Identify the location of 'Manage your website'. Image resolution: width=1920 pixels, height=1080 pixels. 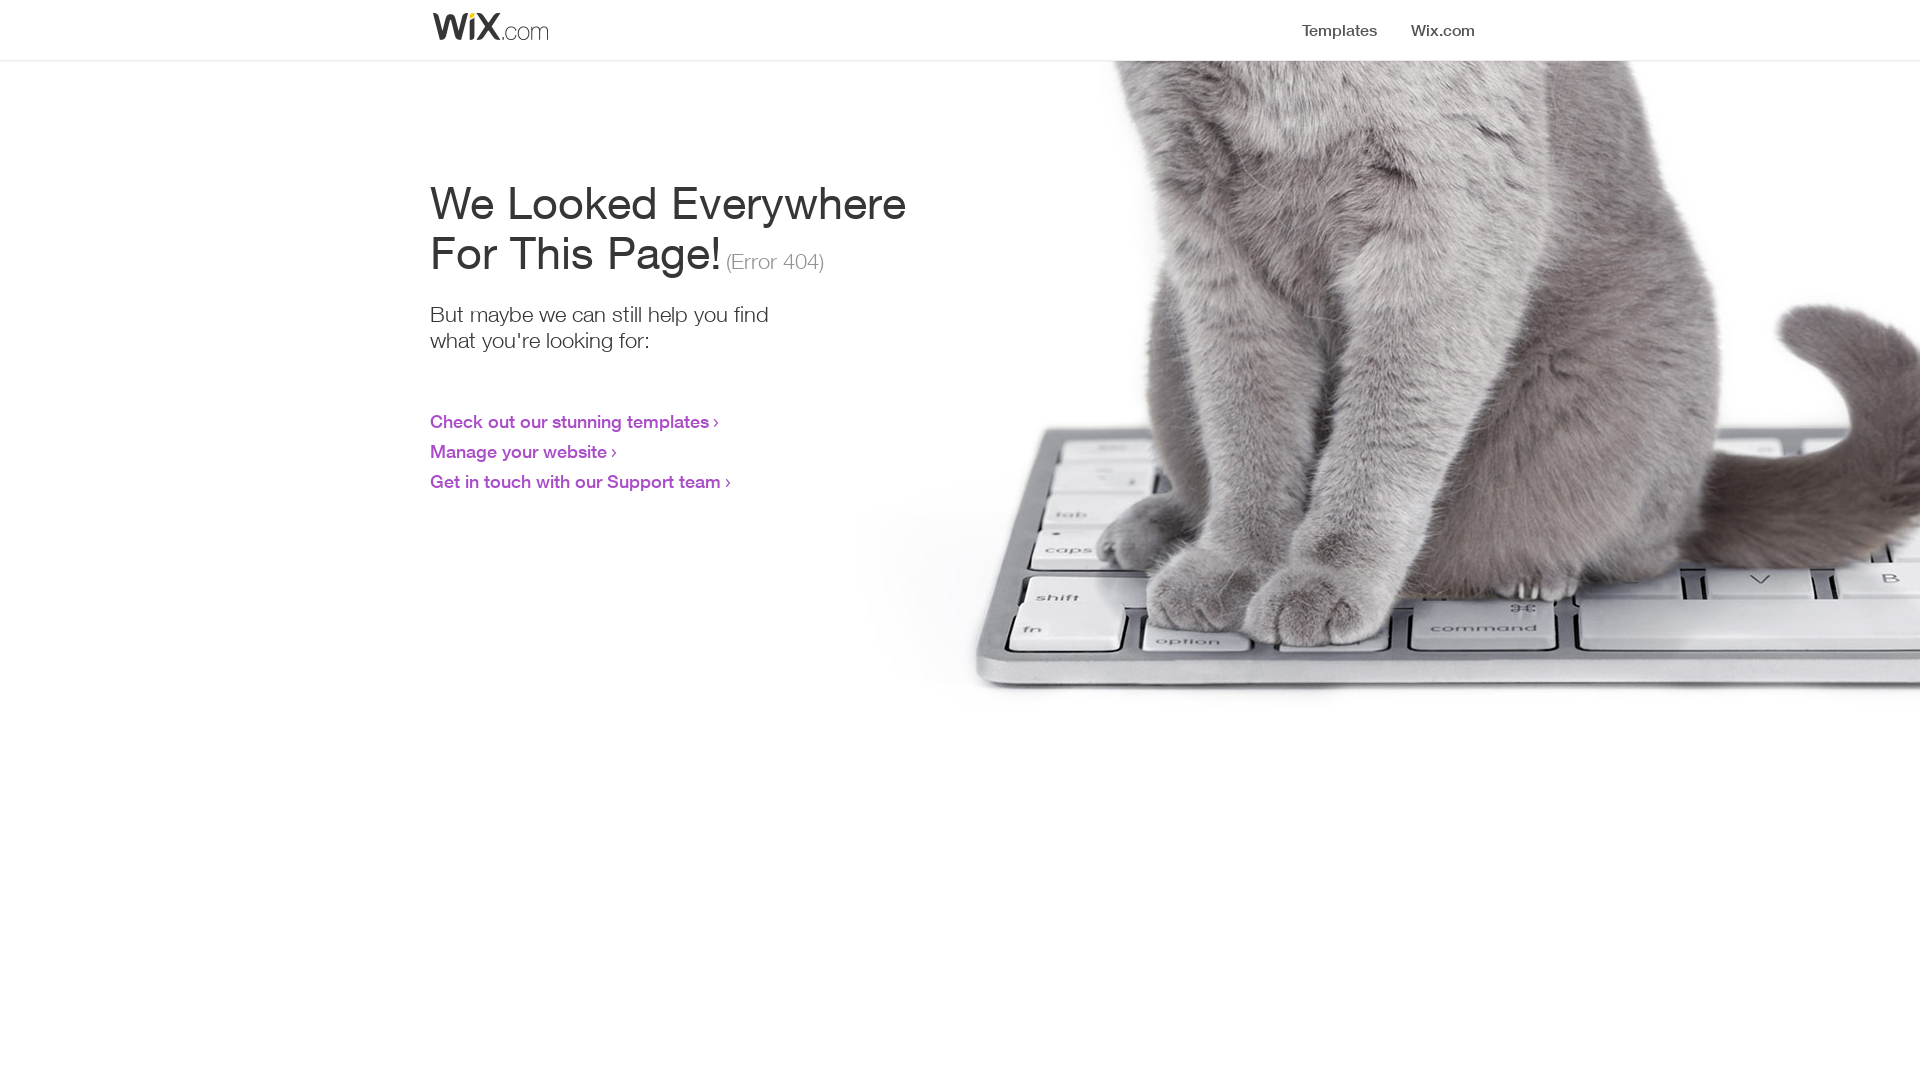
(518, 451).